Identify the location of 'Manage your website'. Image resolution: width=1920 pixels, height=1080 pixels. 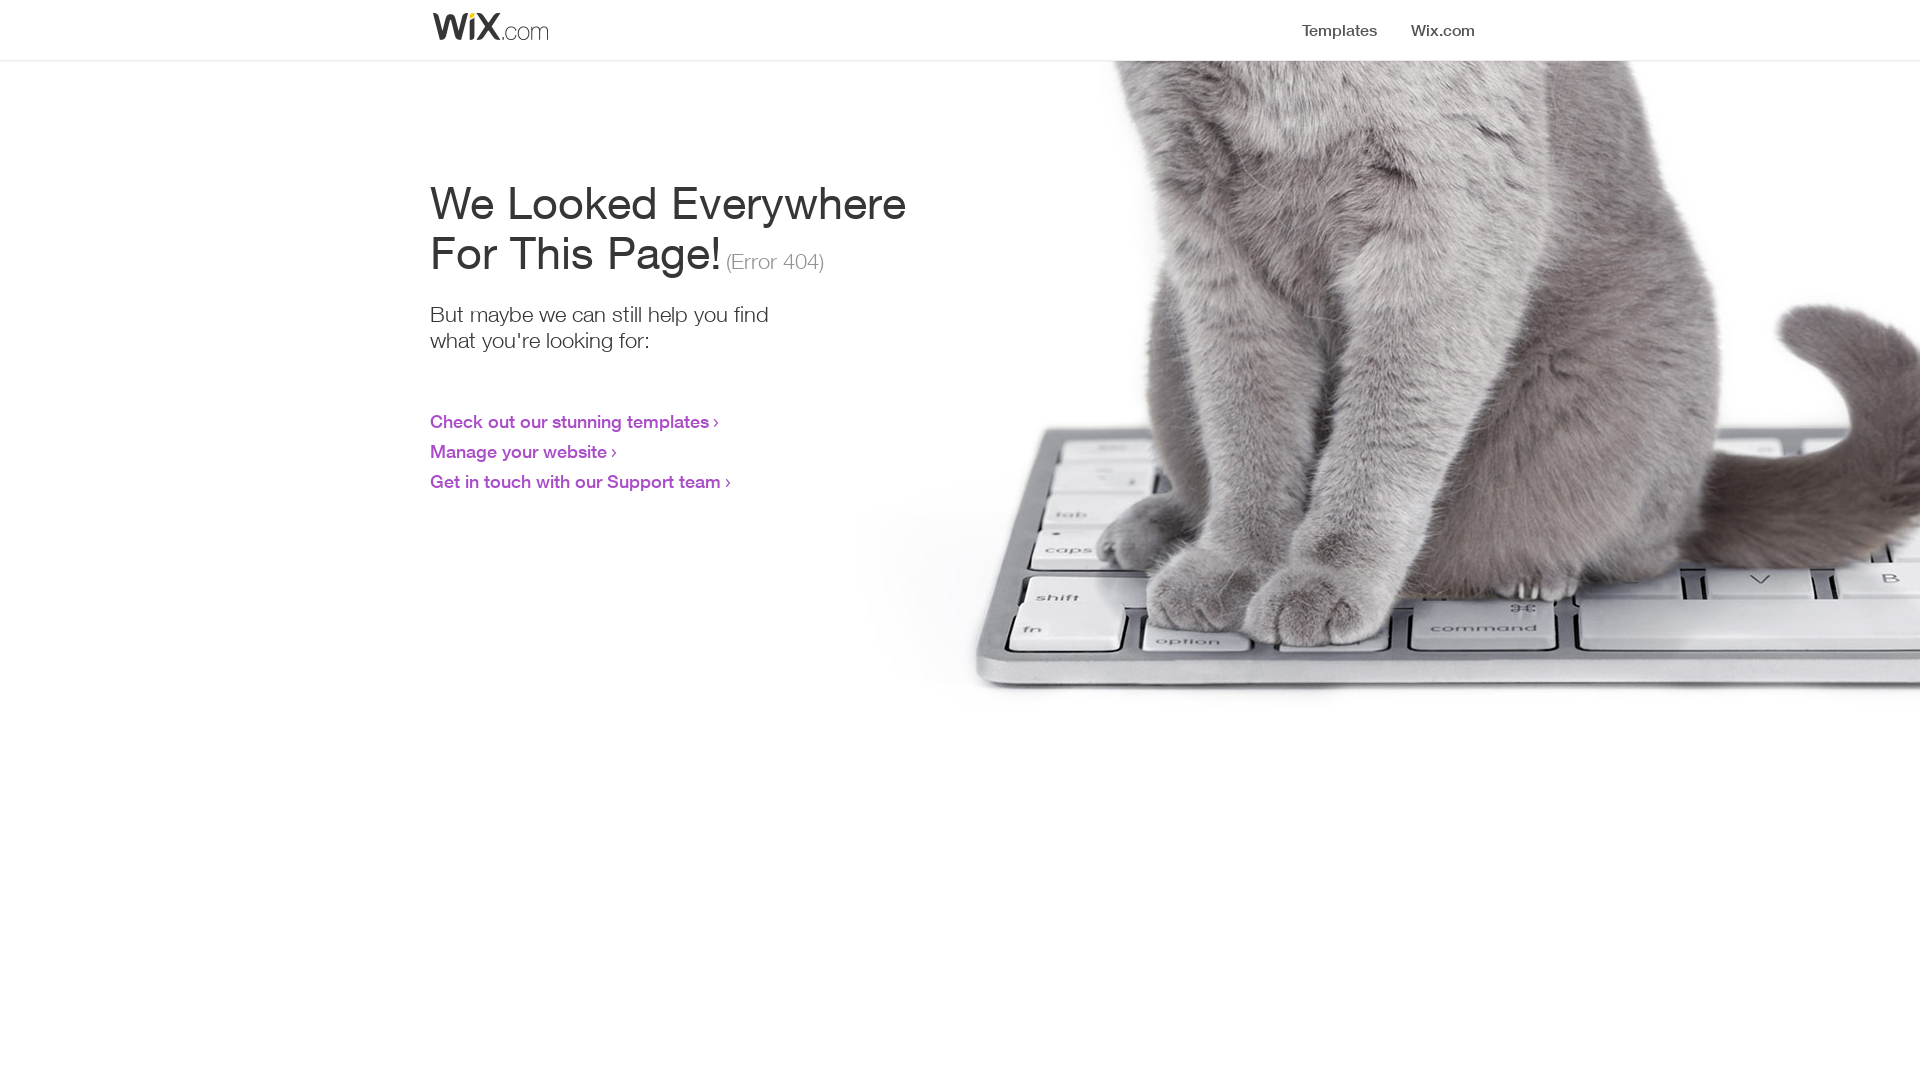
(518, 451).